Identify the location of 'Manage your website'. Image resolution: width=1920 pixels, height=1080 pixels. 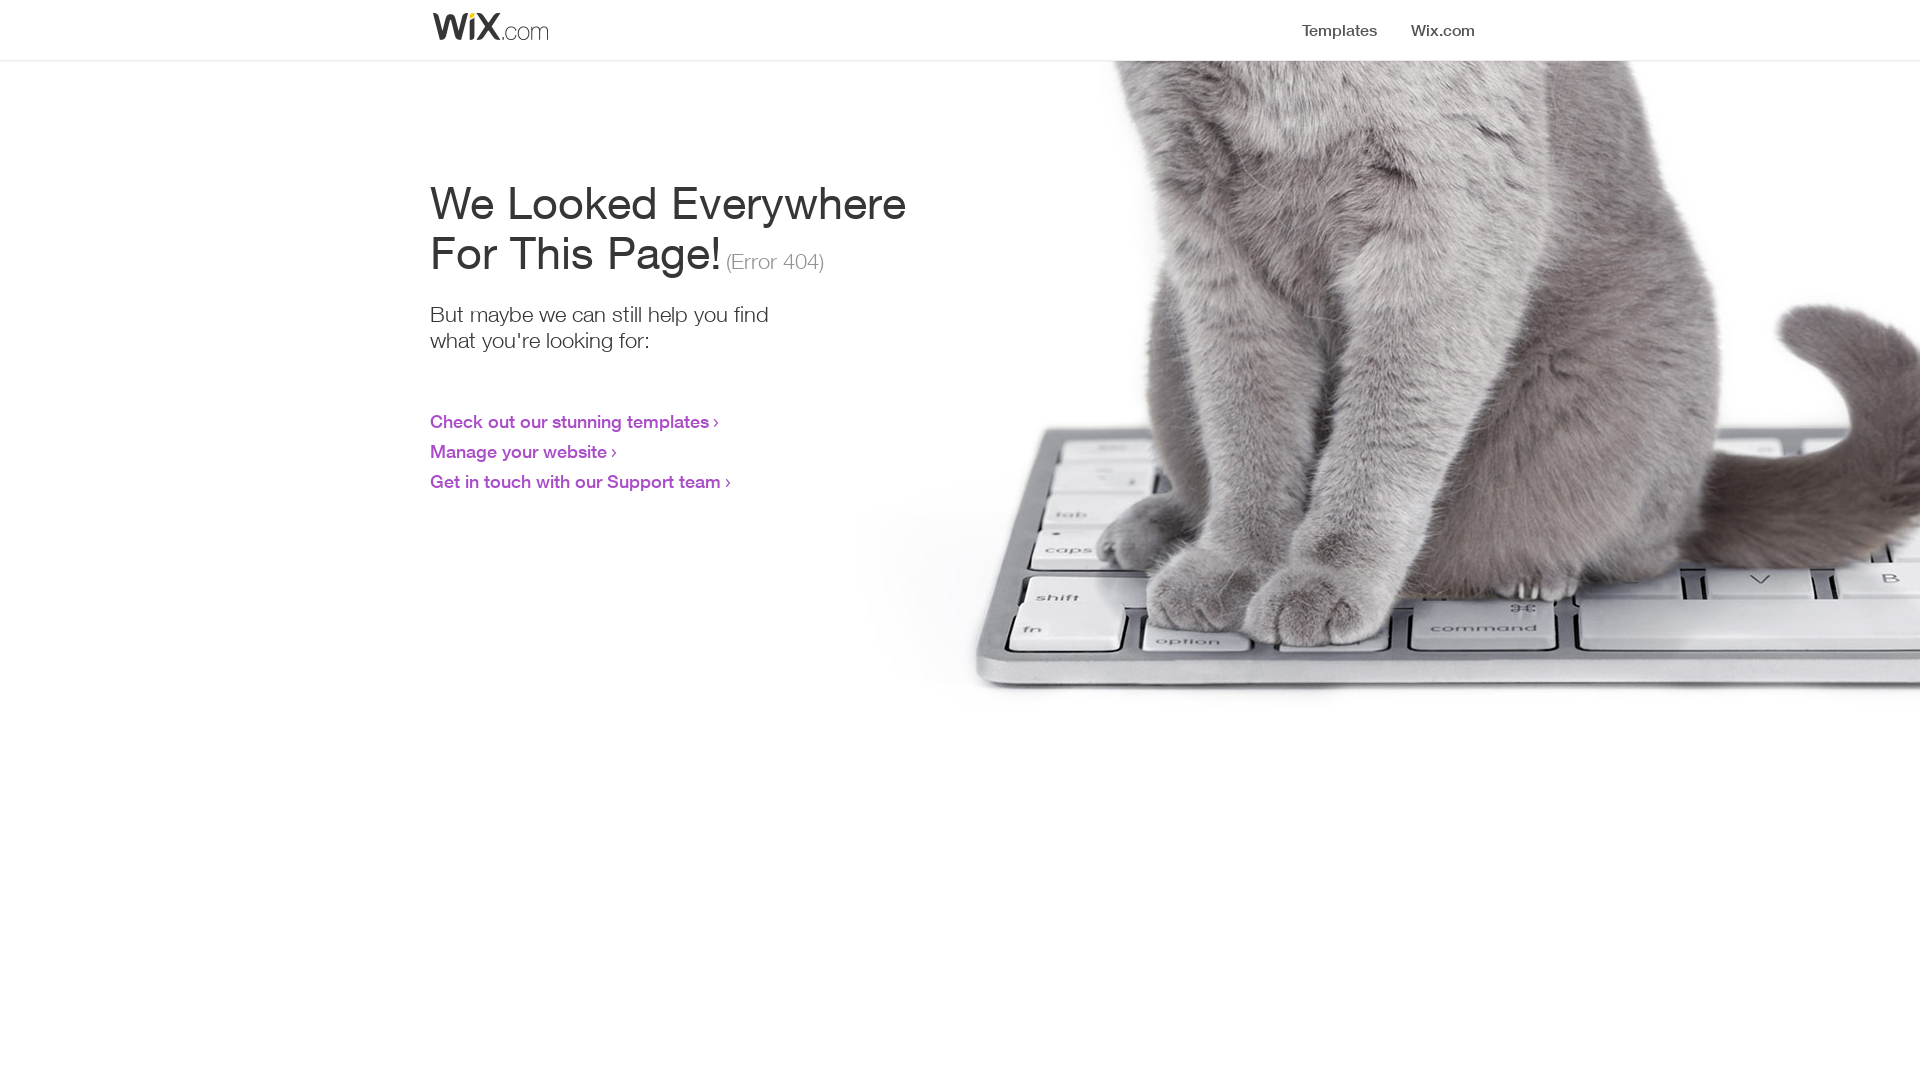
(518, 451).